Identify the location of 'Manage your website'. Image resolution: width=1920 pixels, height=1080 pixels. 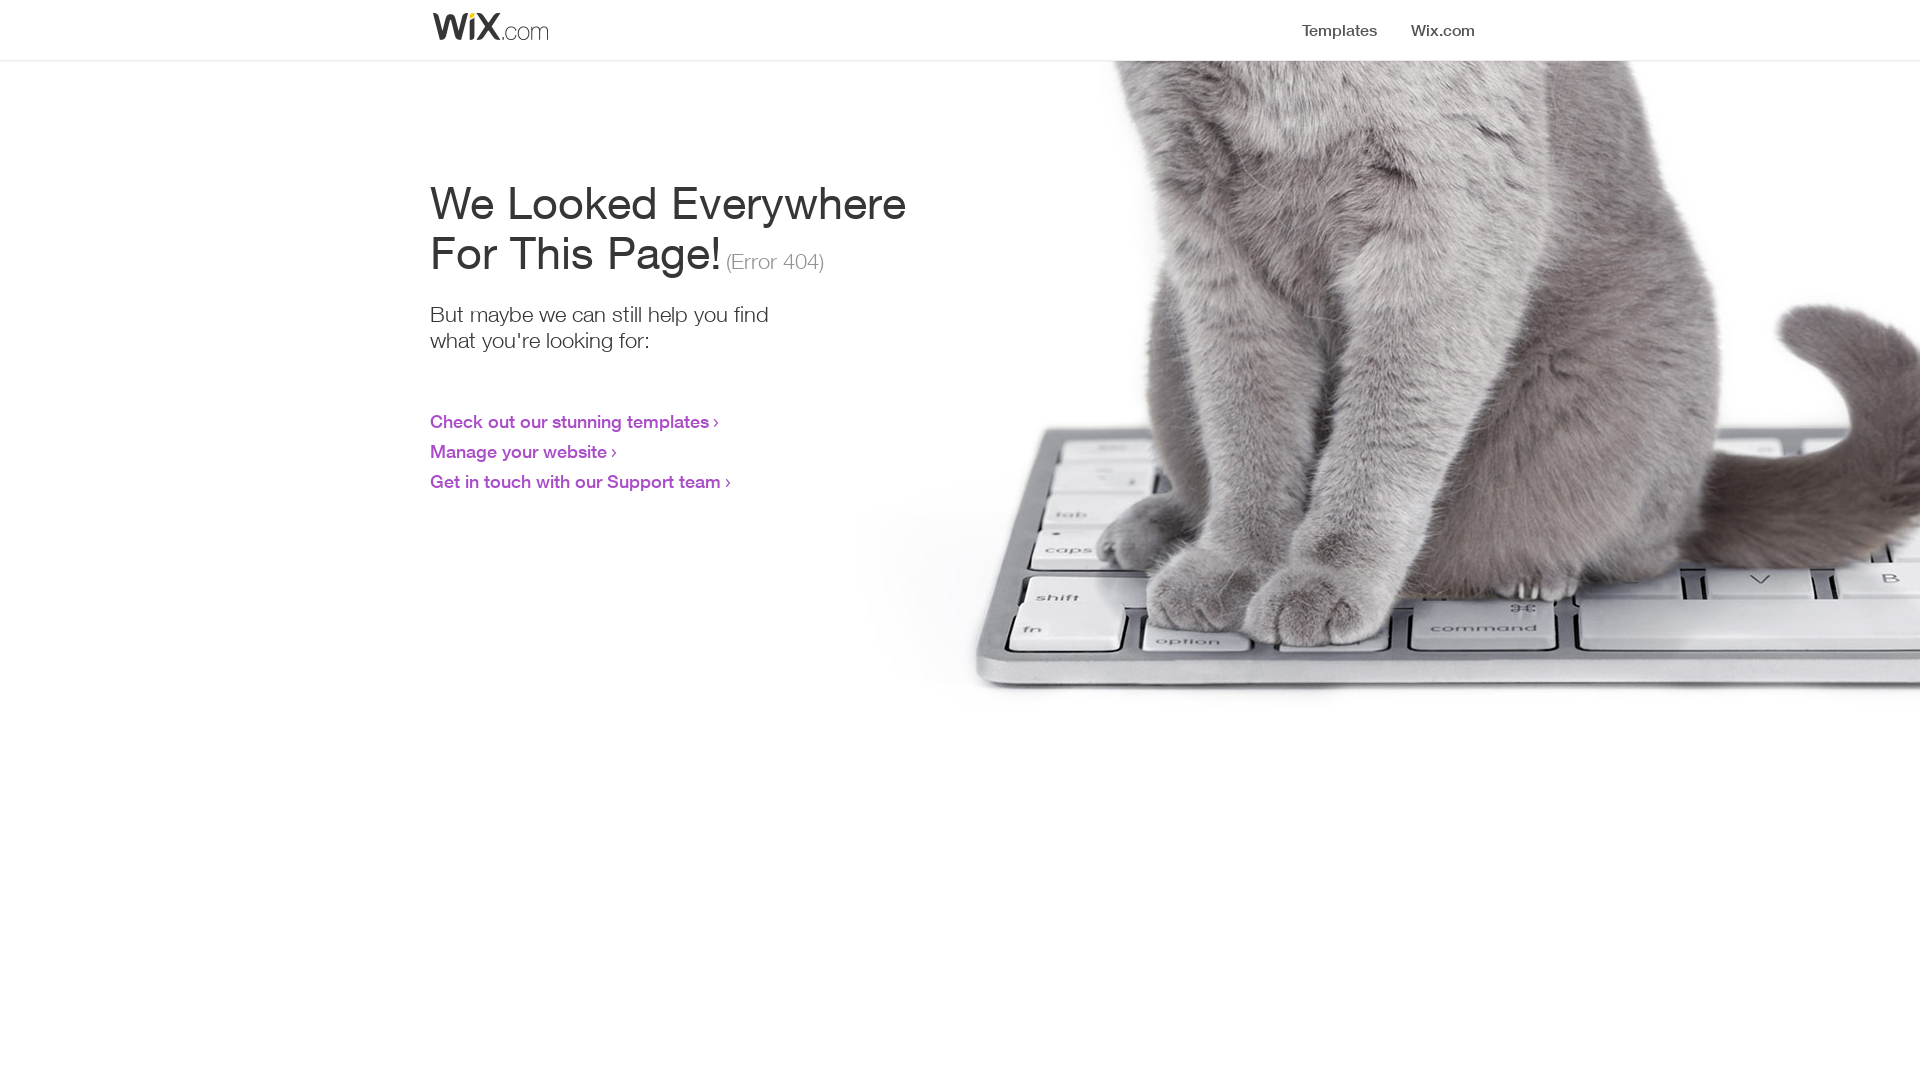
(518, 451).